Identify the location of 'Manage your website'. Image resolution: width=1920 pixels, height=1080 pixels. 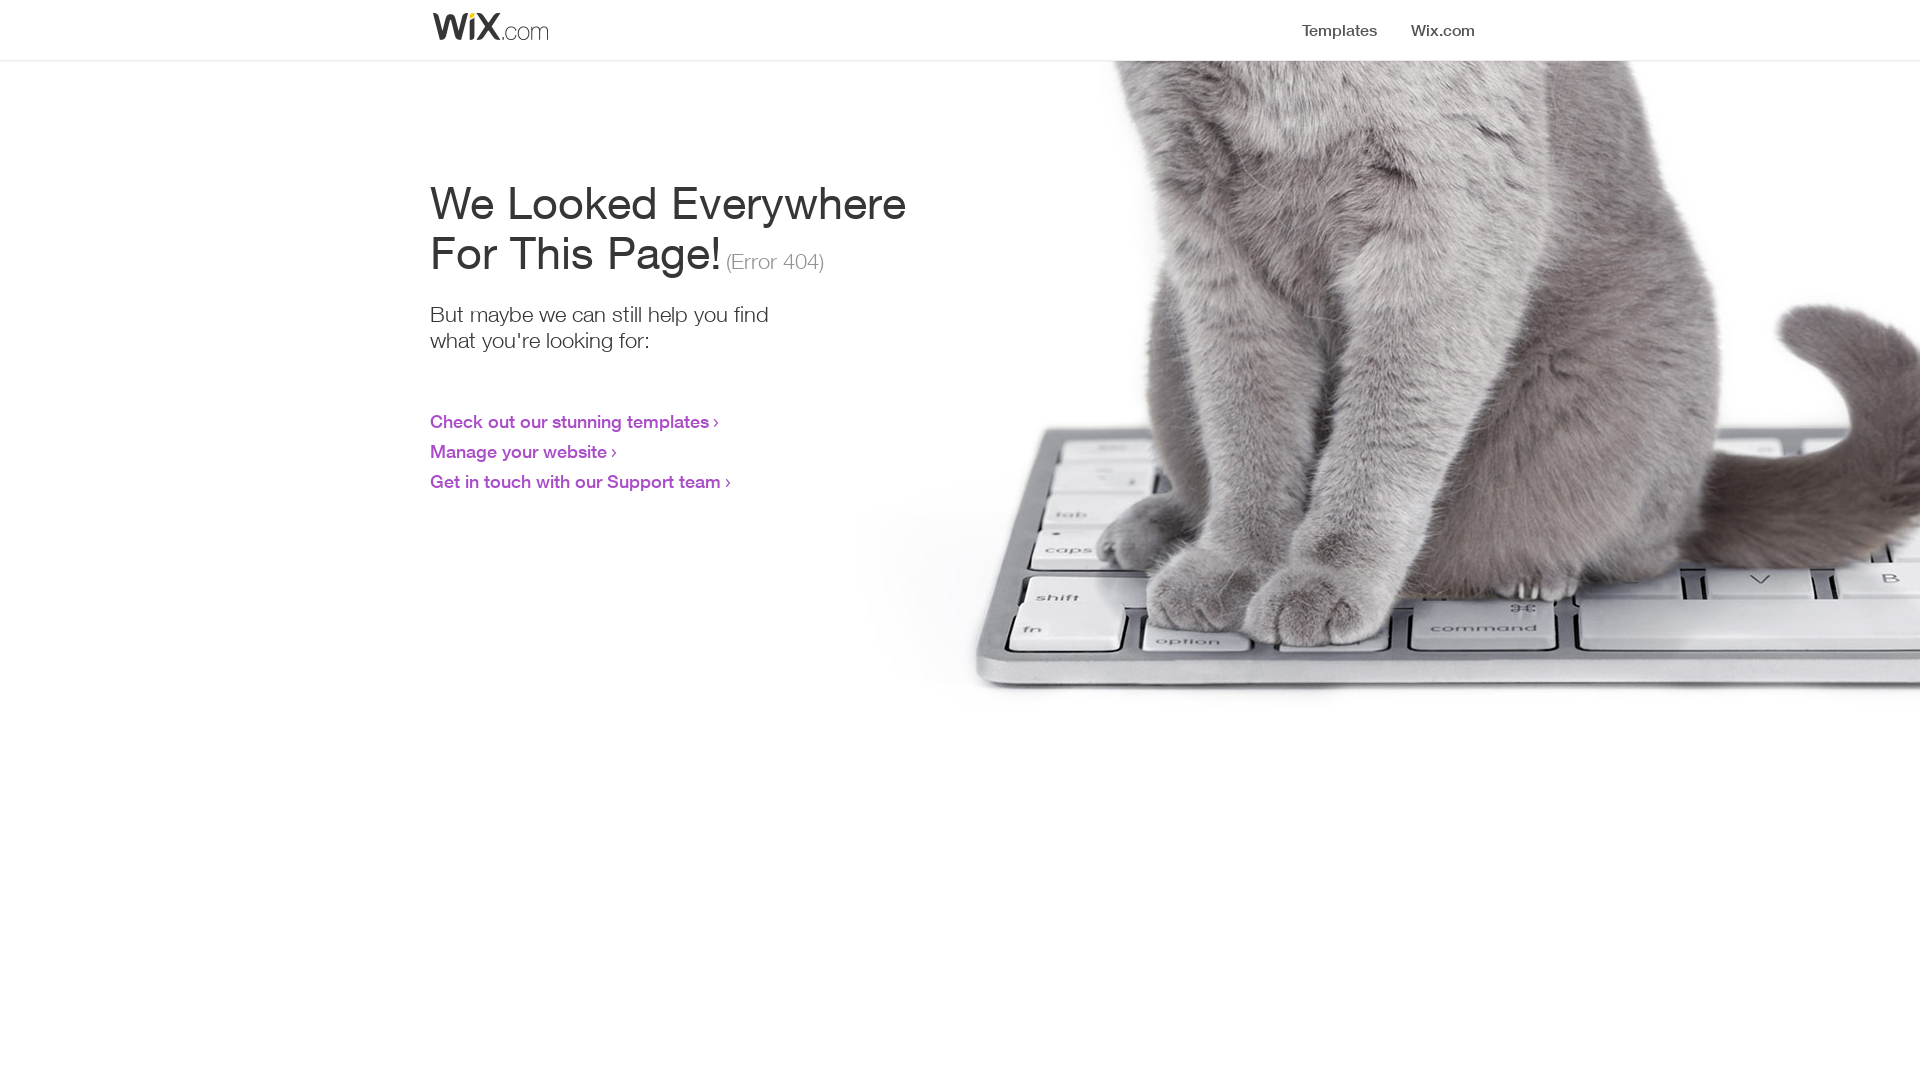
(518, 451).